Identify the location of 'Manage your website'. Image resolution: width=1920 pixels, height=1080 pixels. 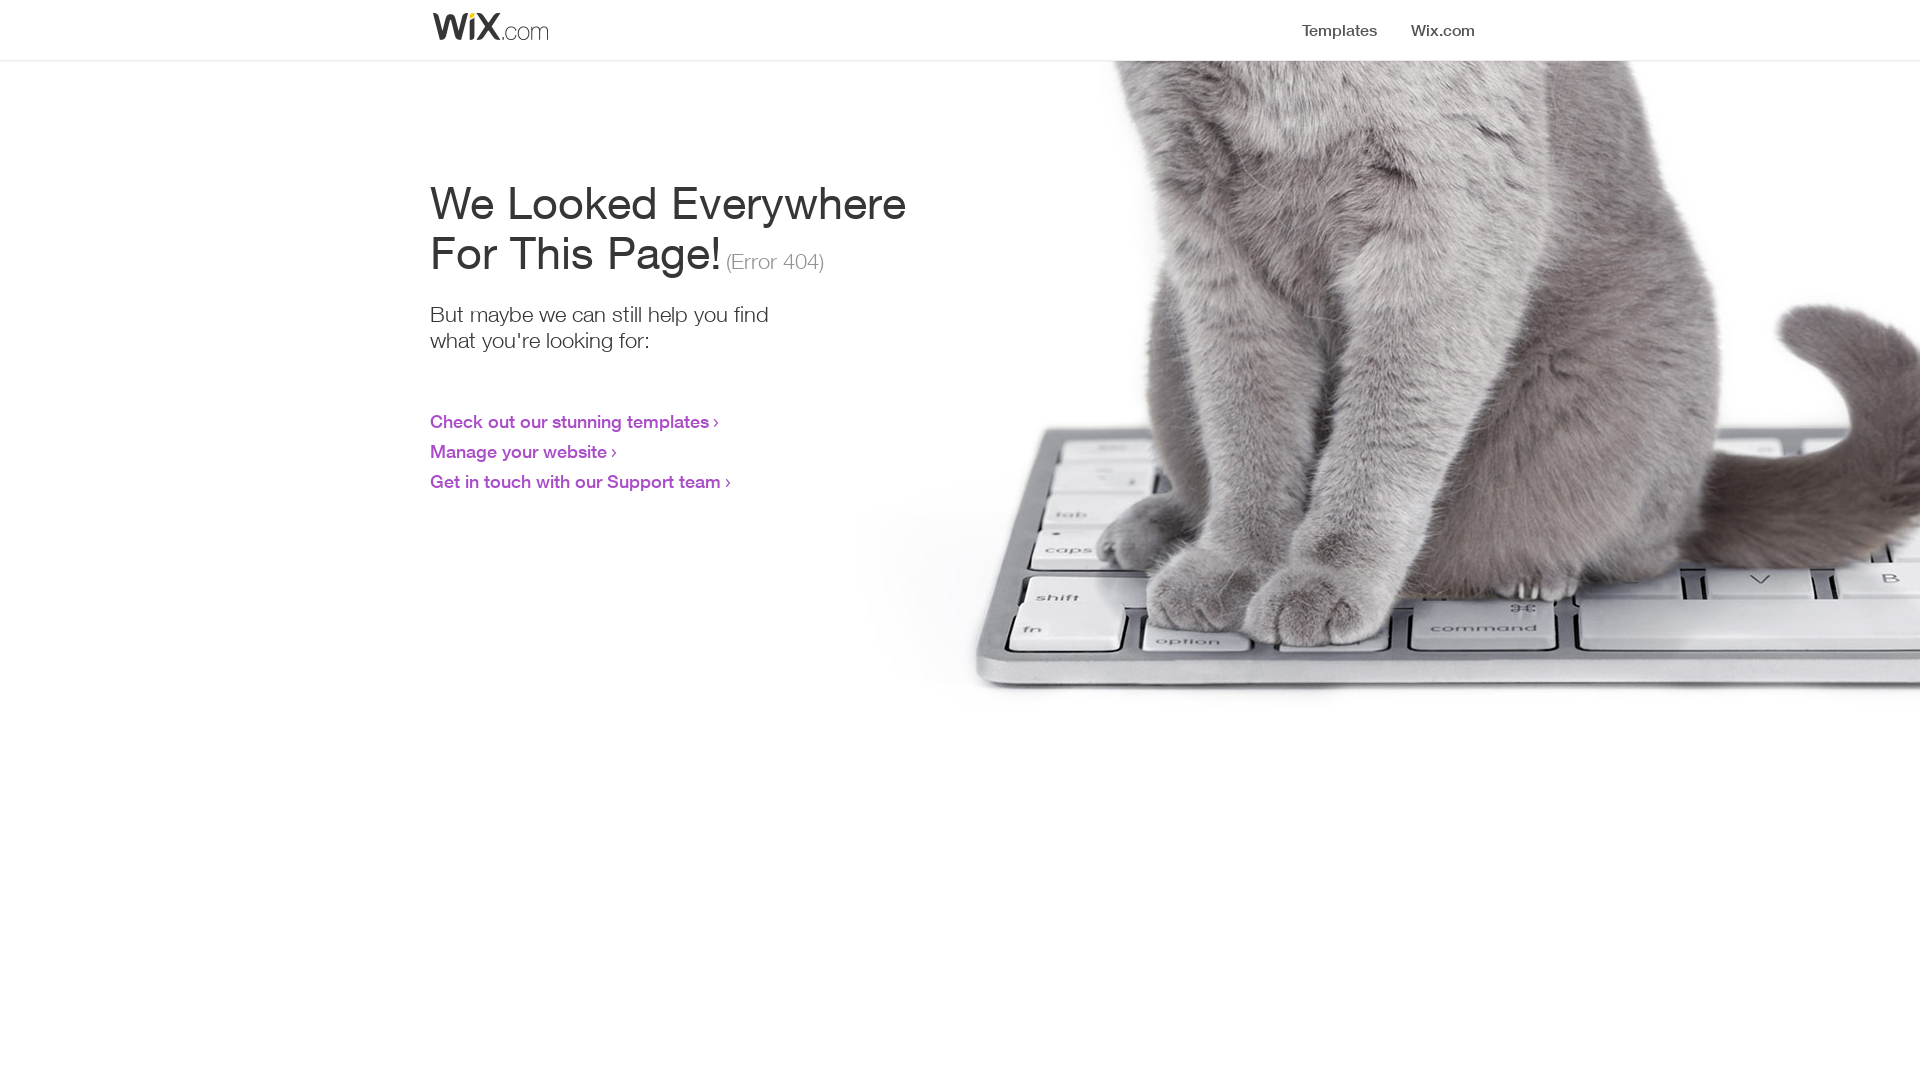
(518, 451).